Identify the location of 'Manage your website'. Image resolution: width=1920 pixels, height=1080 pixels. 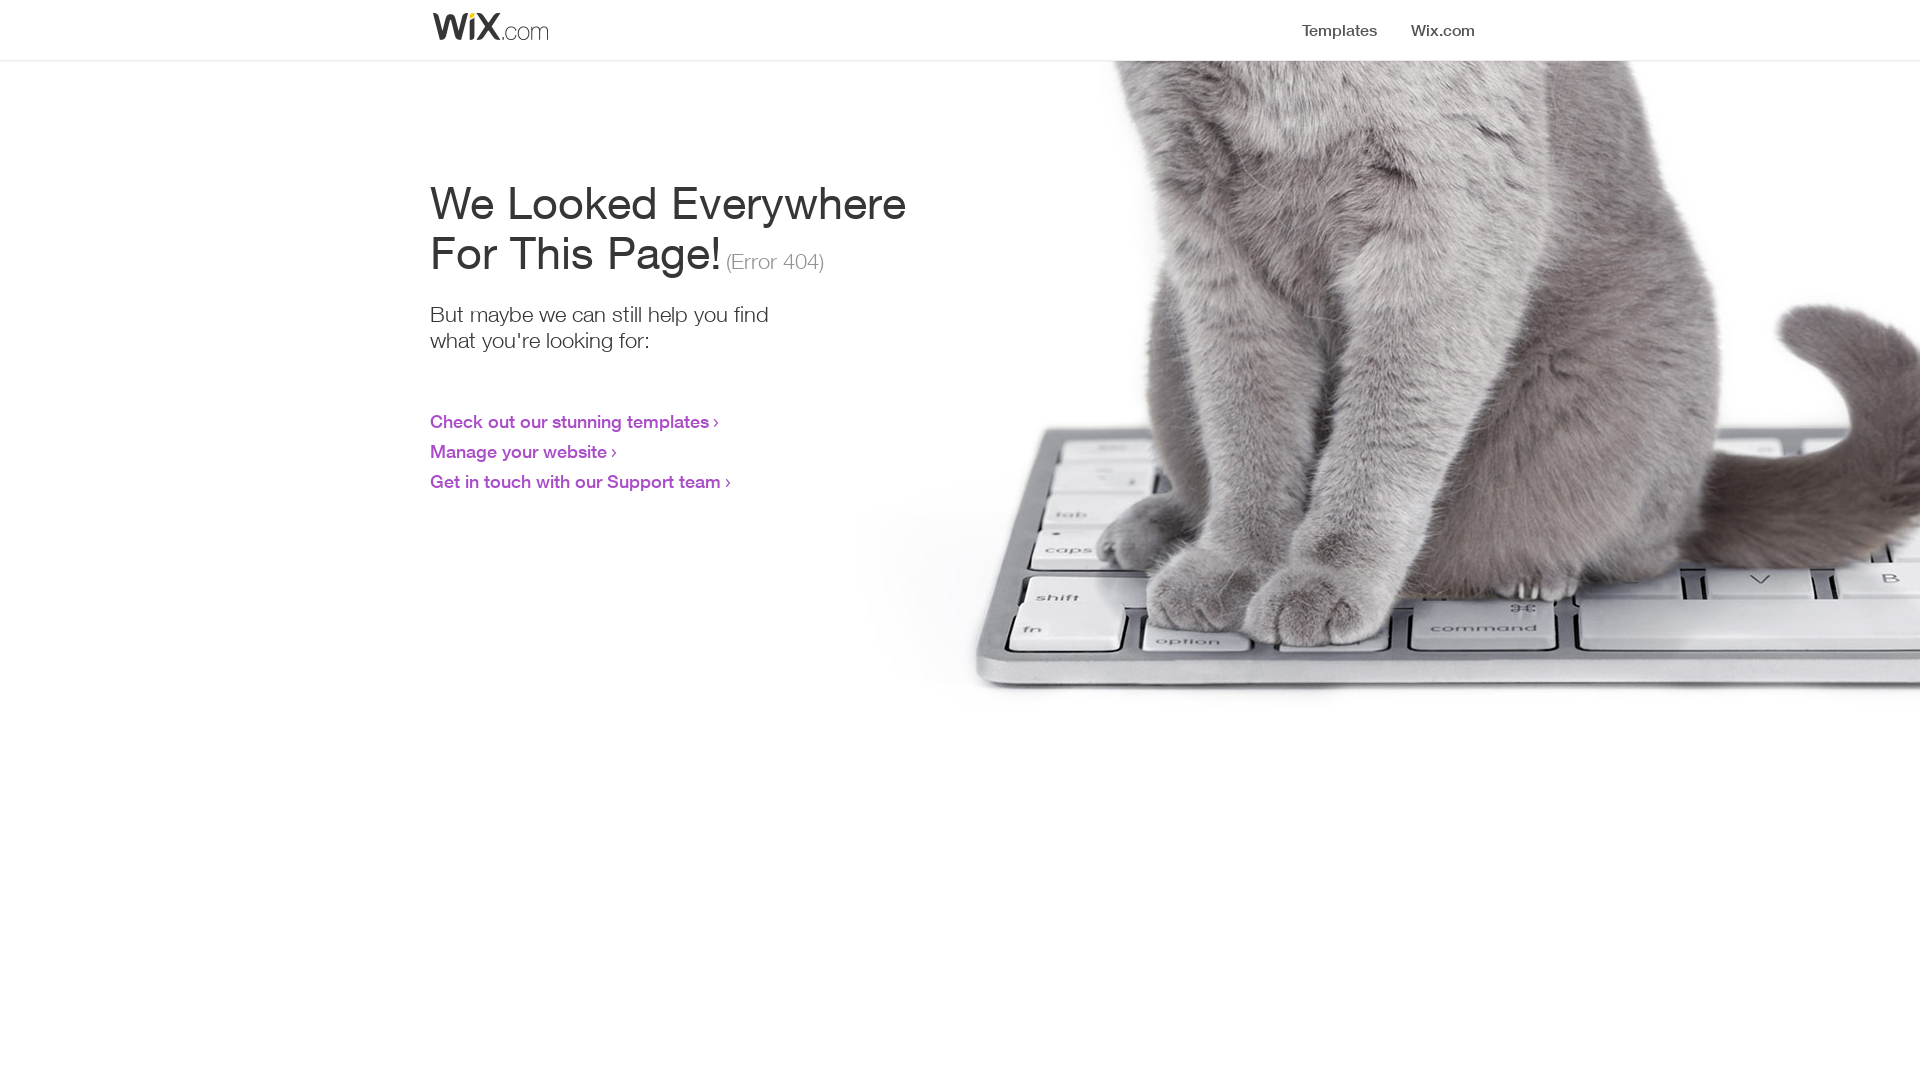
(518, 451).